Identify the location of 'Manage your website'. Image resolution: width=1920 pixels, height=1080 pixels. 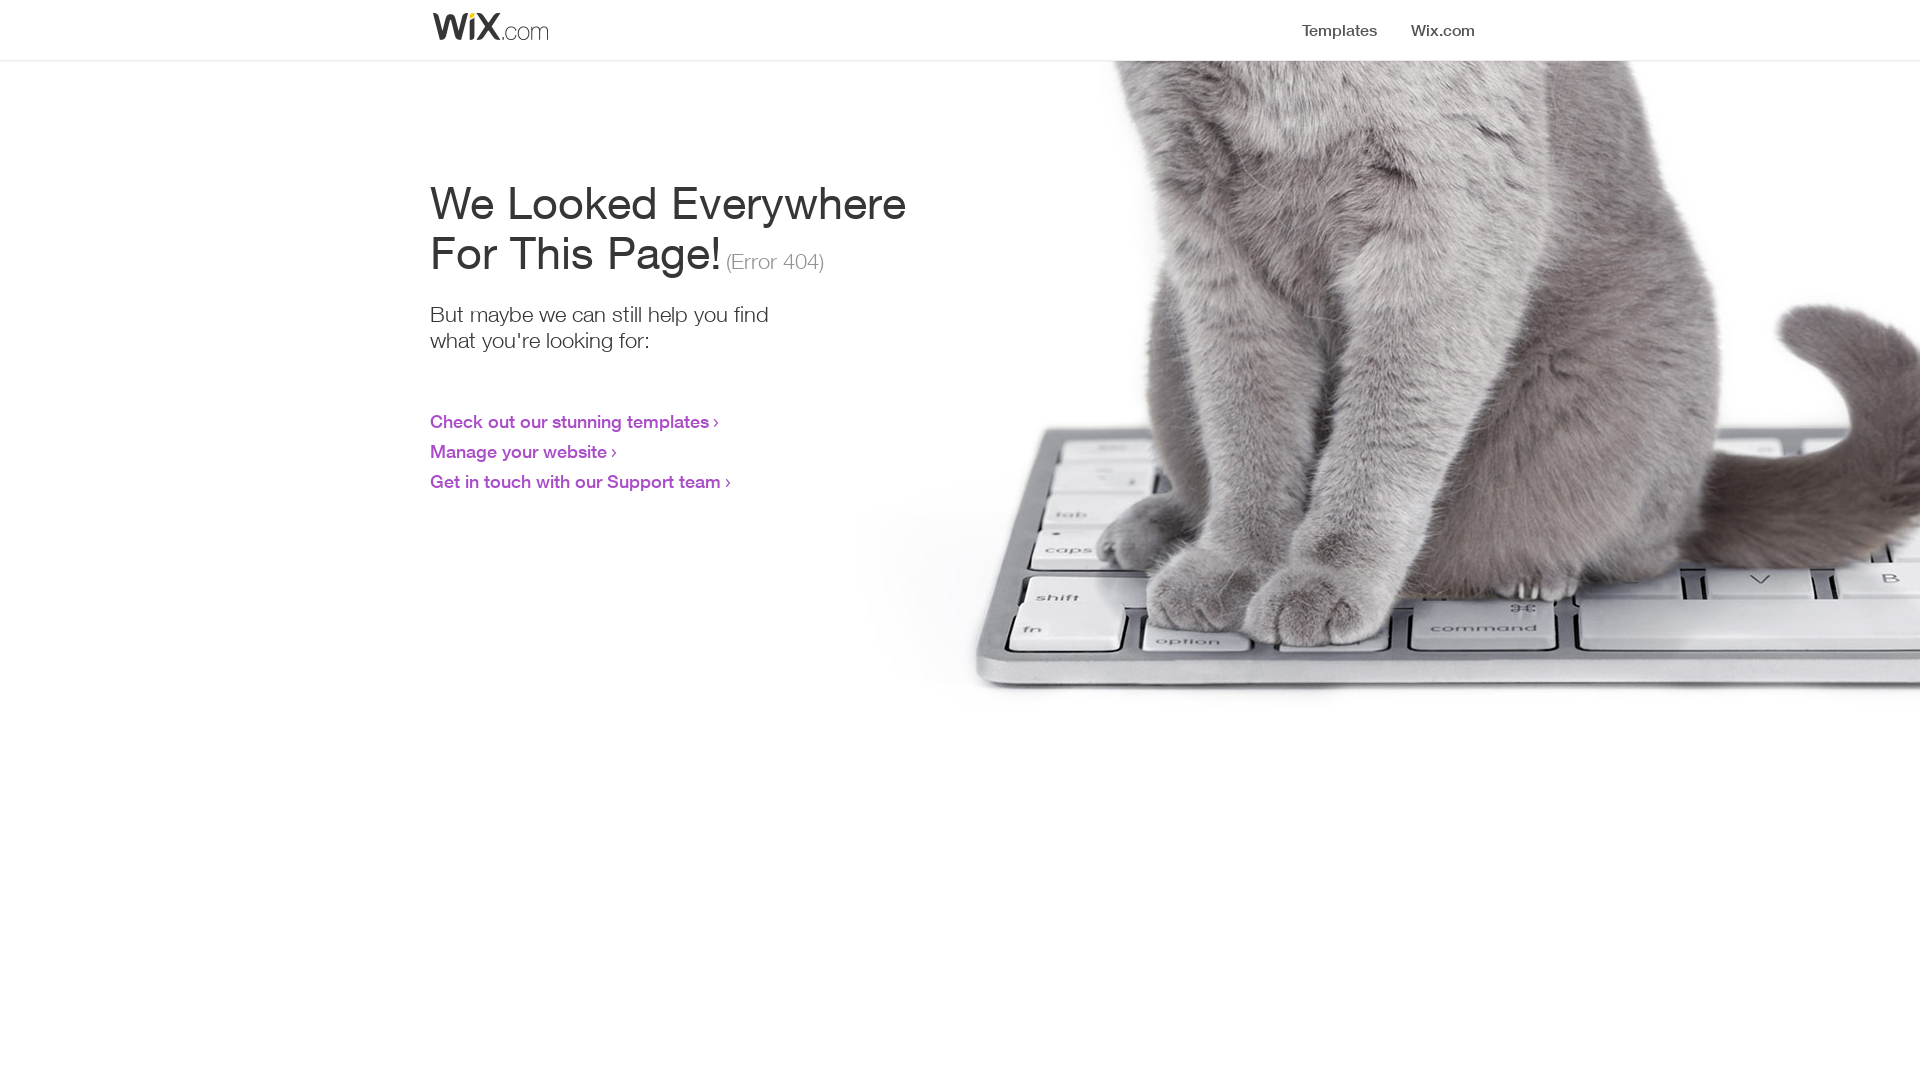
(518, 451).